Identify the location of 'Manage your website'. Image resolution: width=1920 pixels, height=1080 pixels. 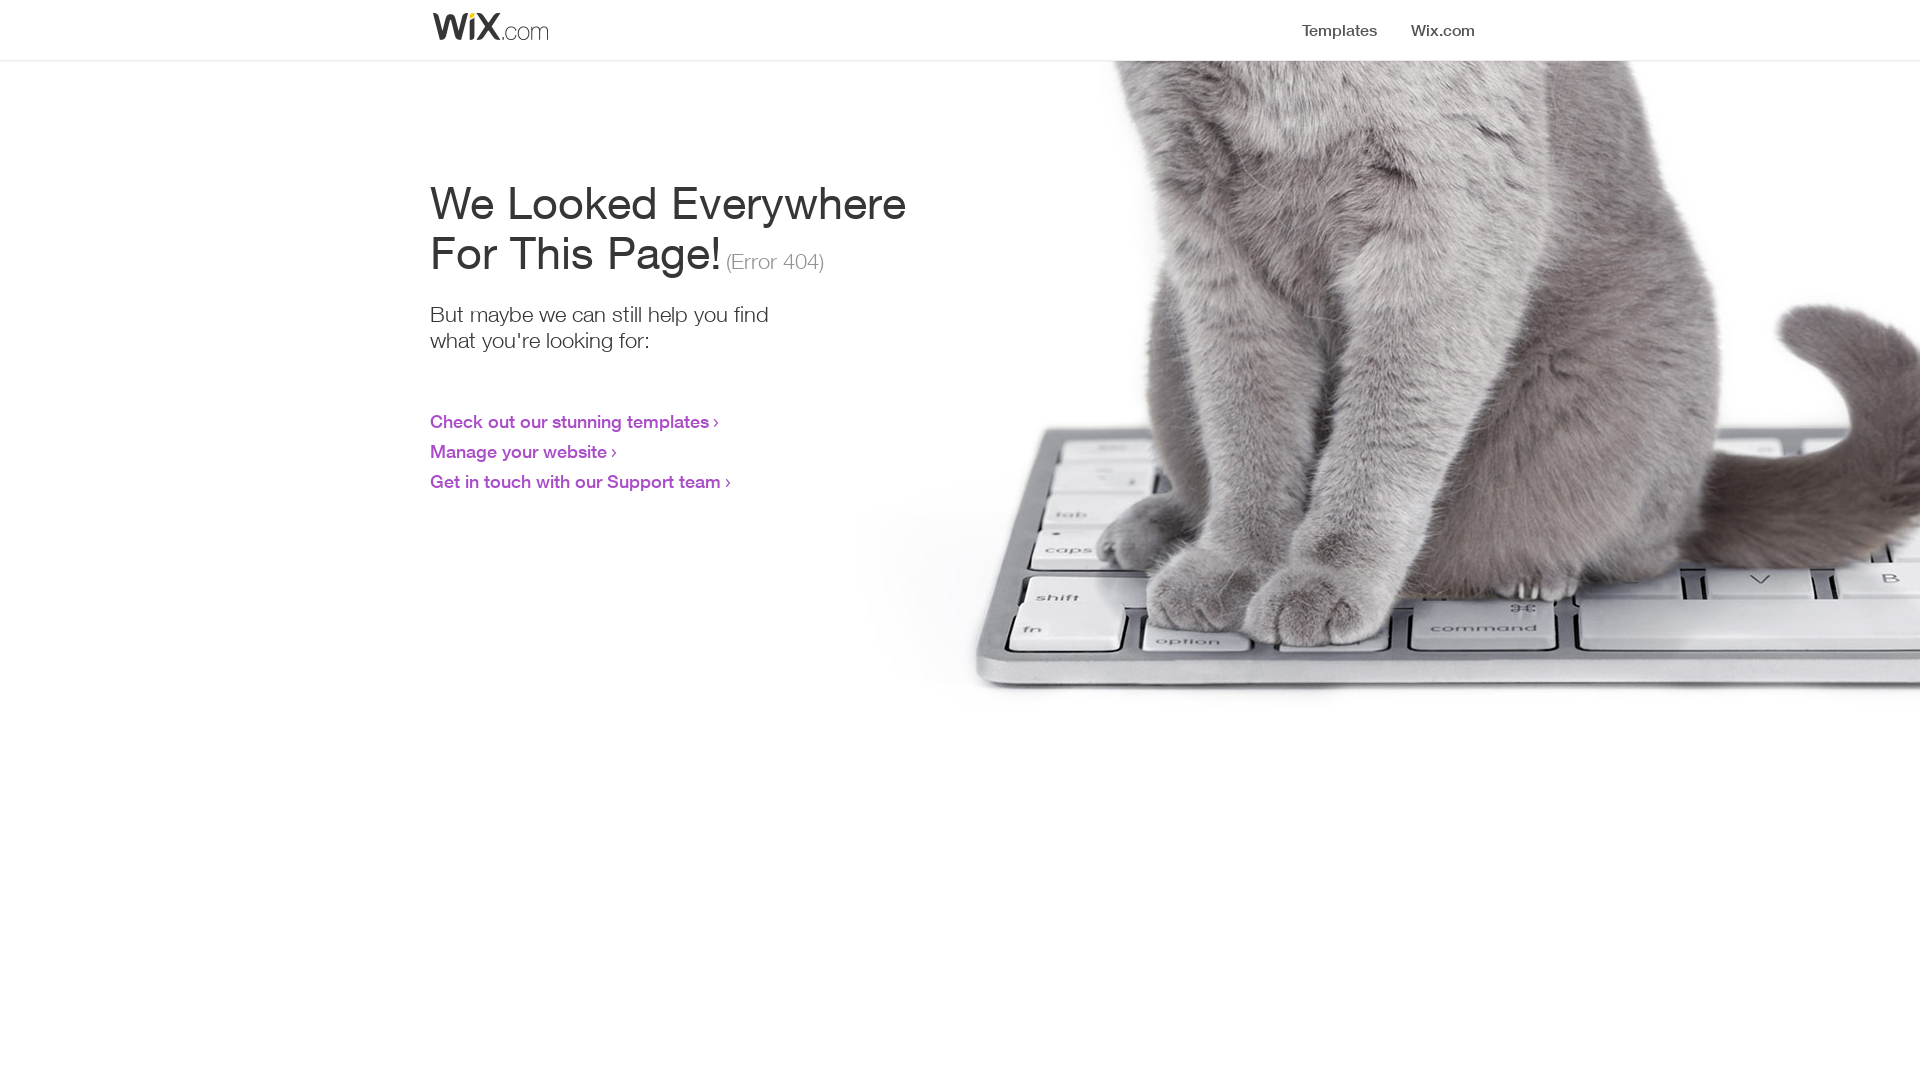
(518, 451).